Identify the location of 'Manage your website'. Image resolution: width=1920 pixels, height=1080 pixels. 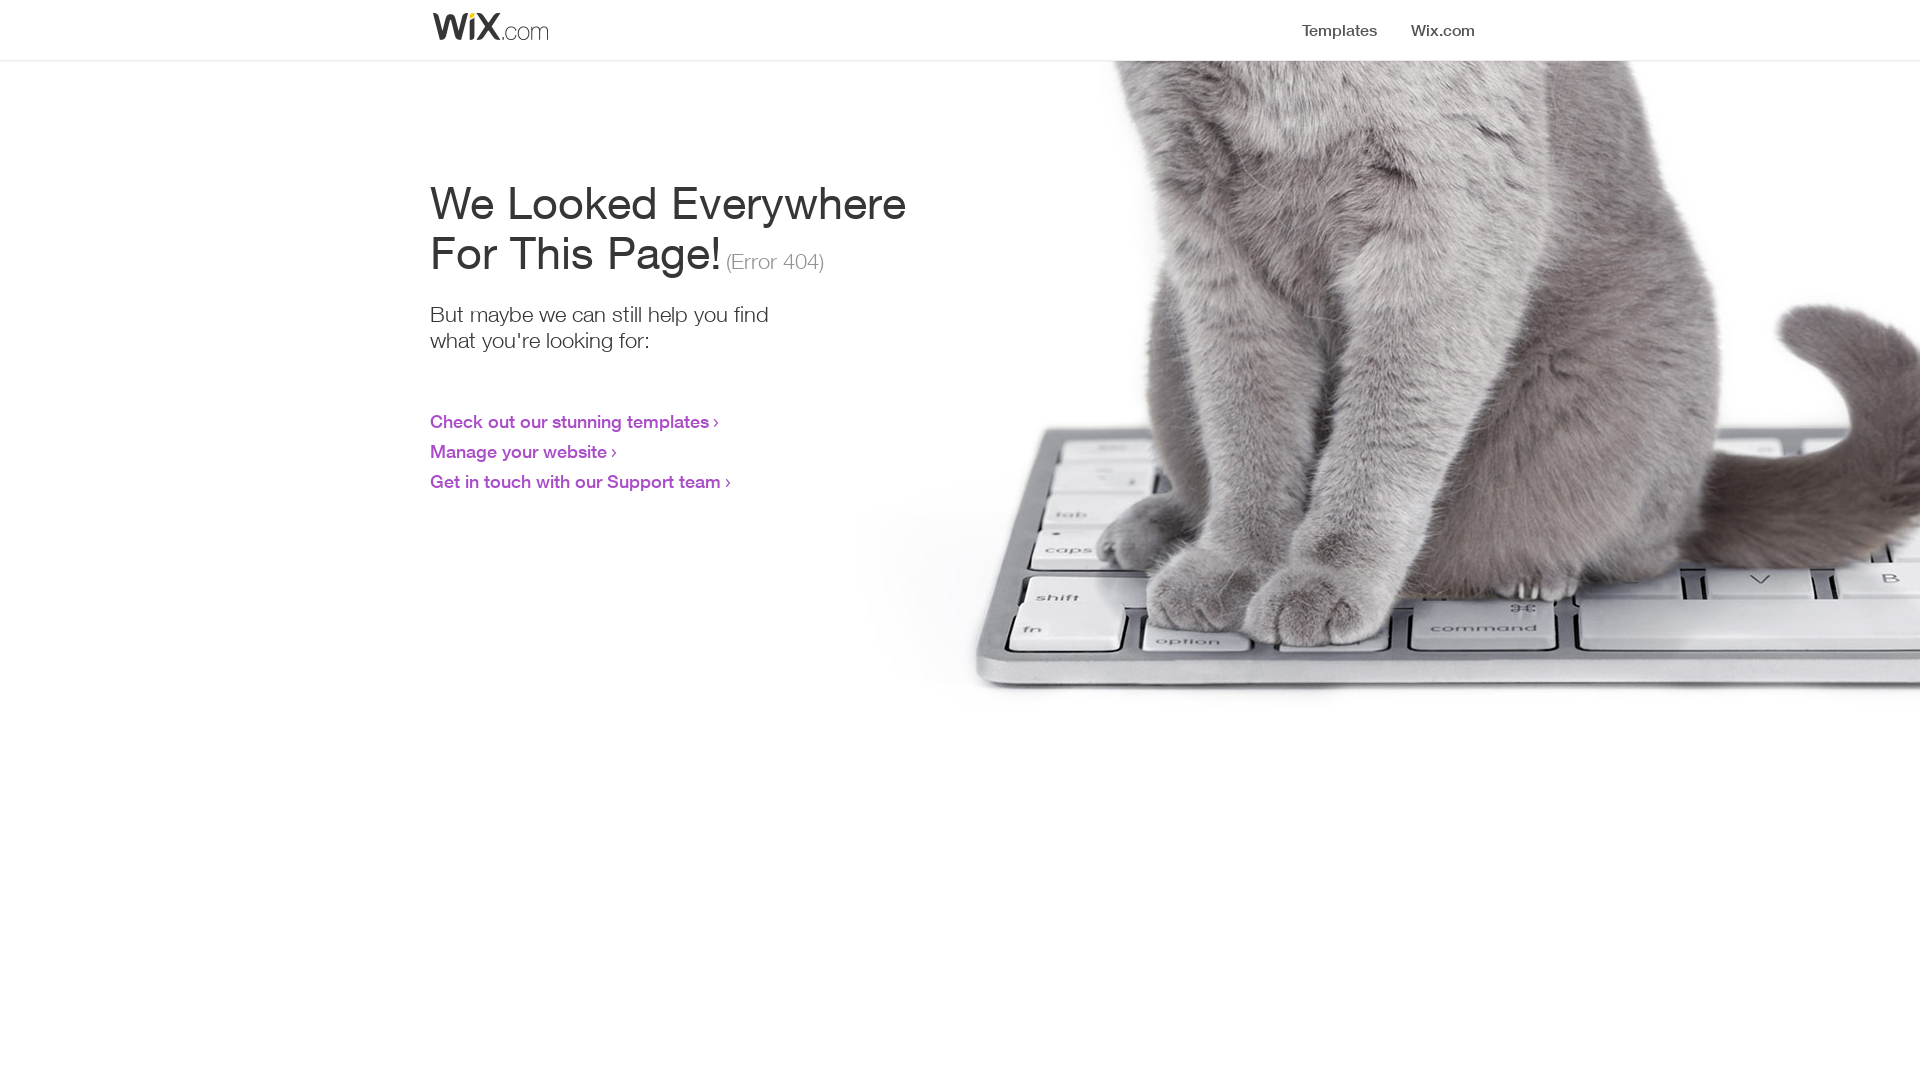
(518, 451).